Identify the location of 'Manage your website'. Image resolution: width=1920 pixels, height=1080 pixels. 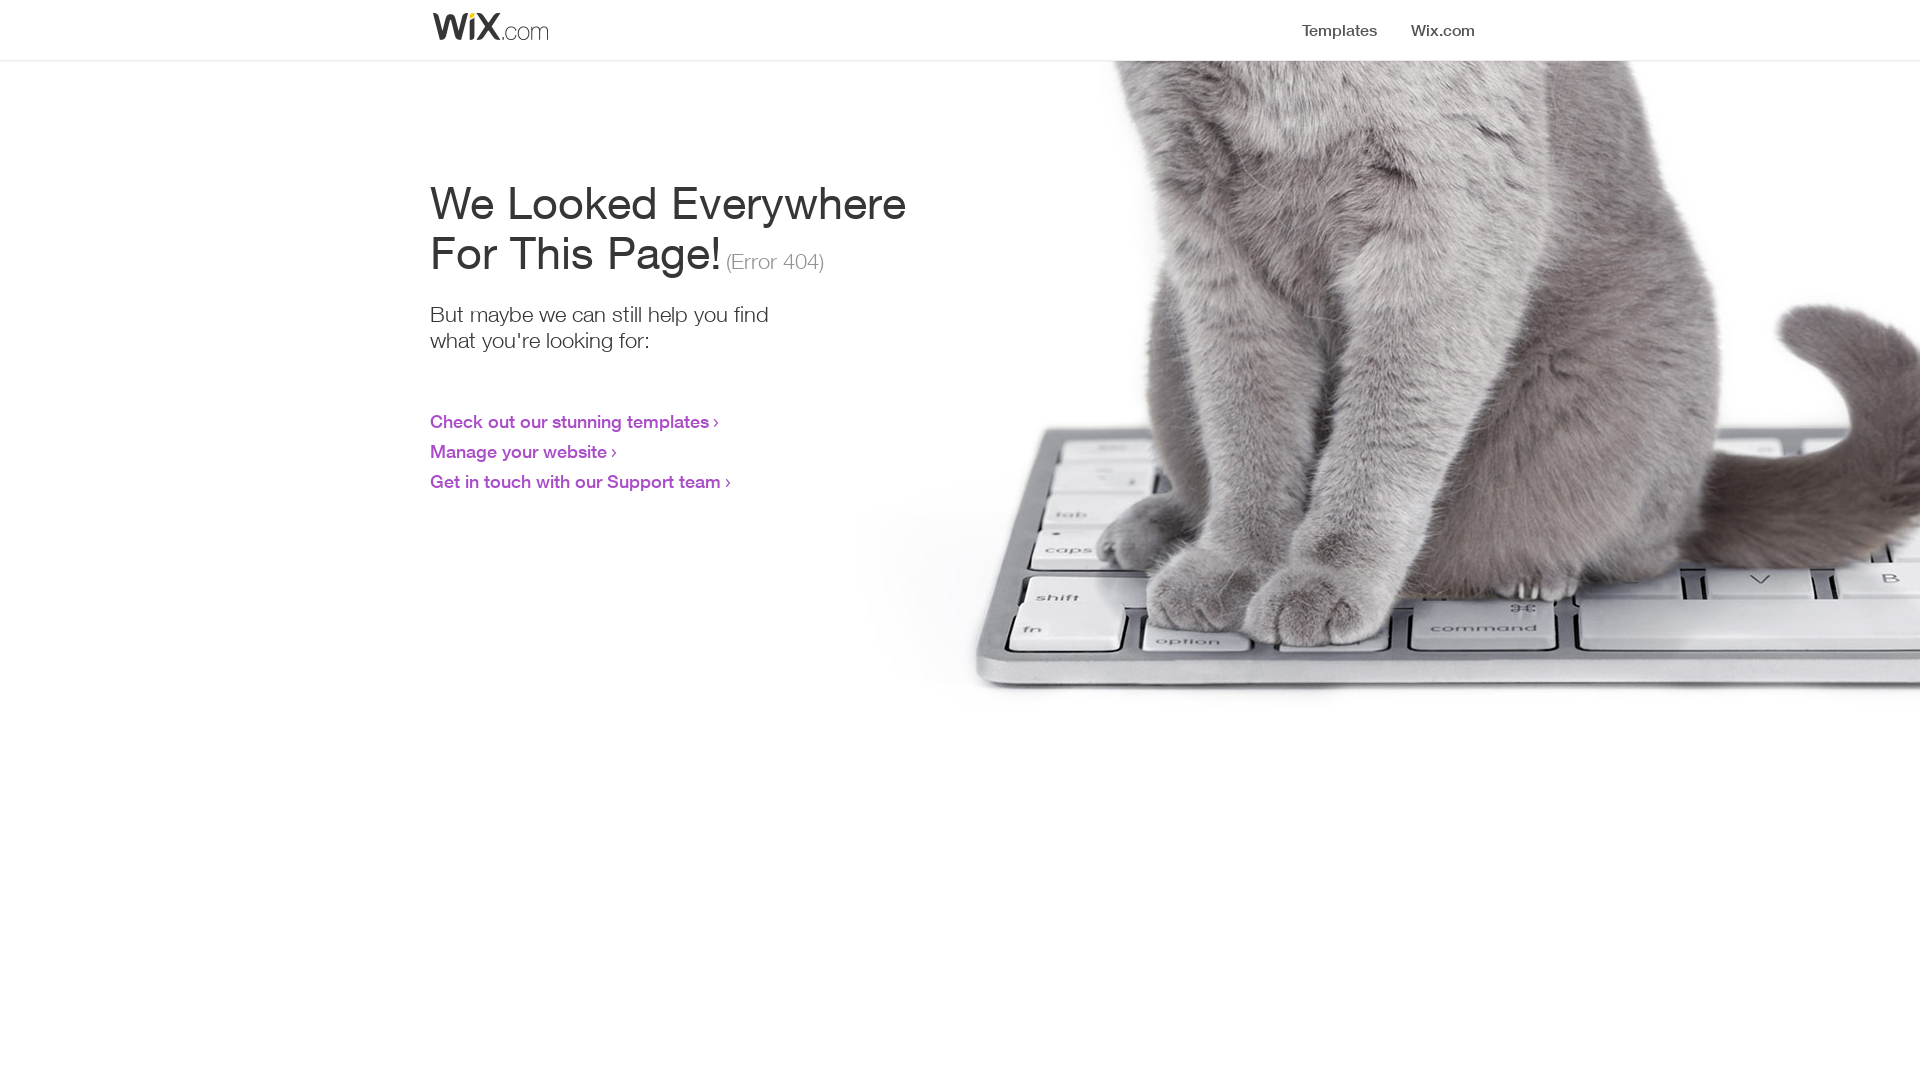
(518, 451).